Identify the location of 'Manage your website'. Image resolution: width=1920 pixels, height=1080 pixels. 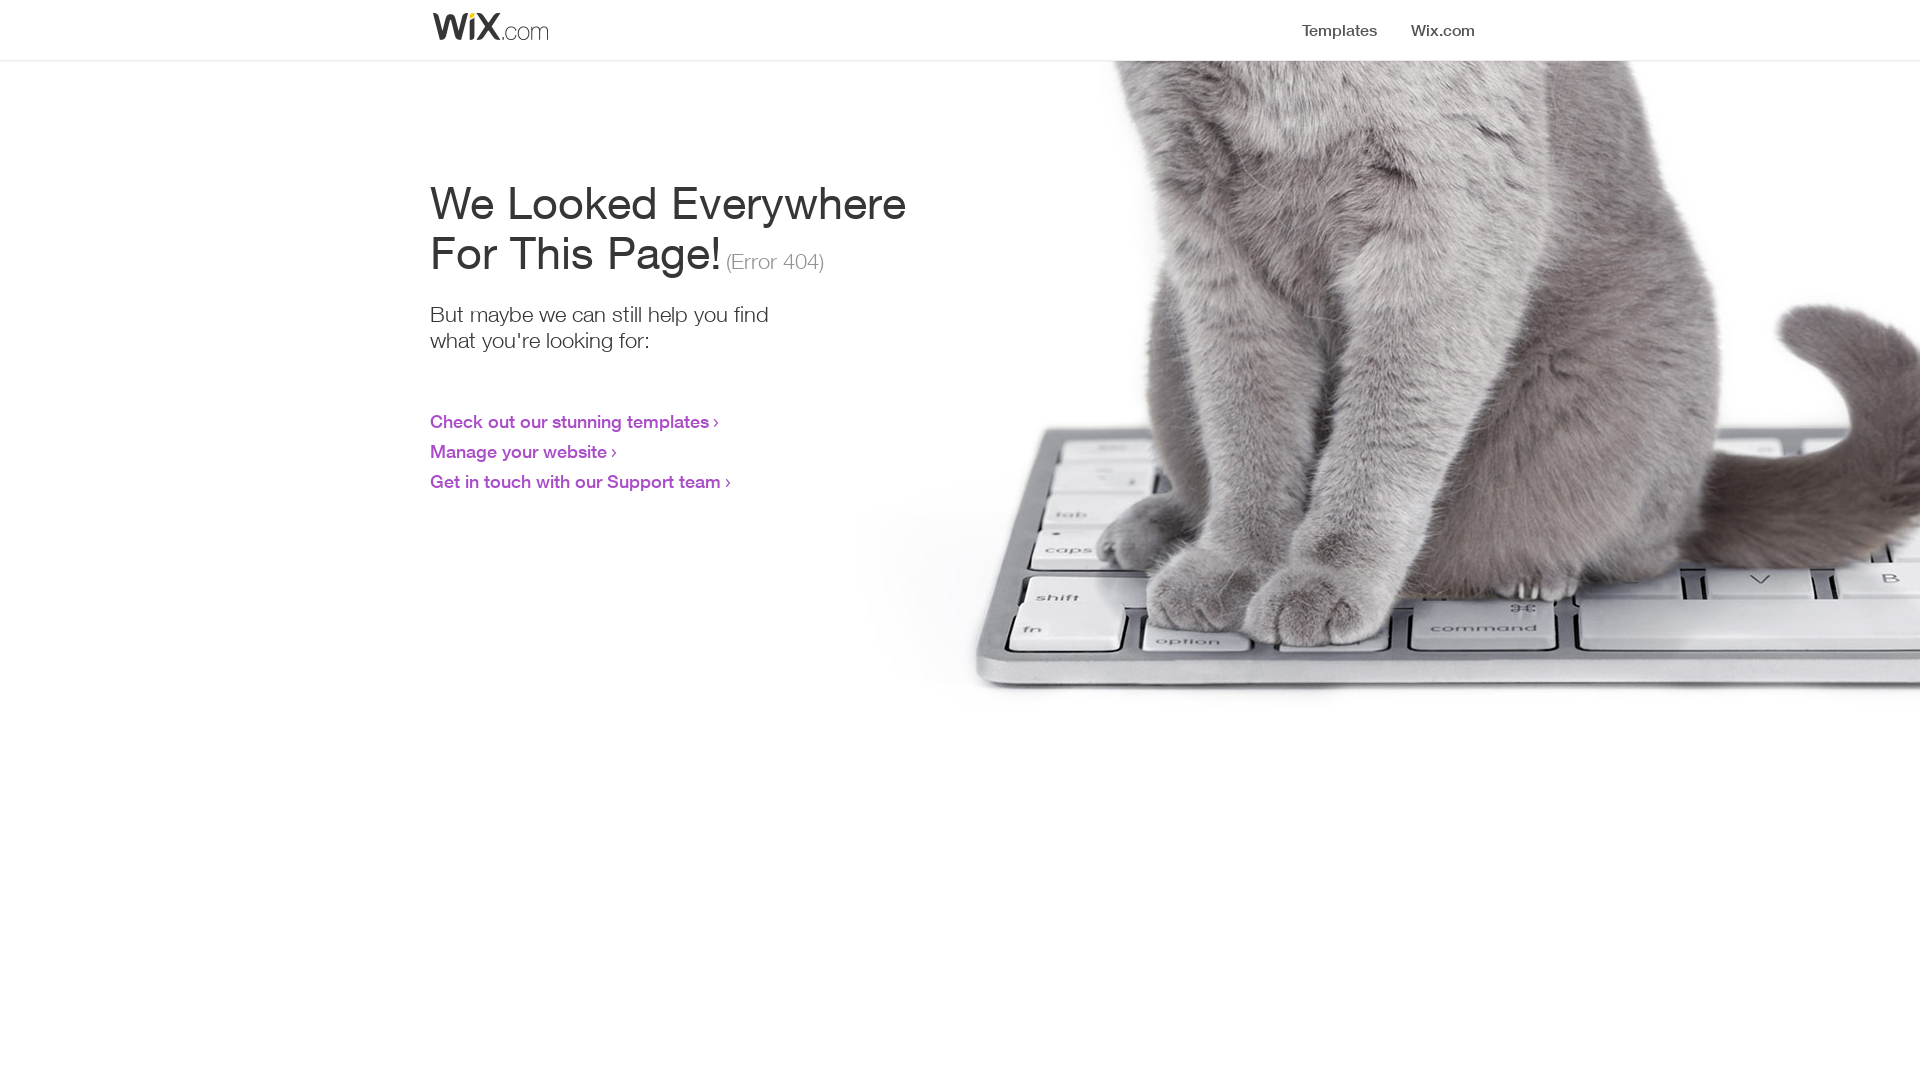
(518, 451).